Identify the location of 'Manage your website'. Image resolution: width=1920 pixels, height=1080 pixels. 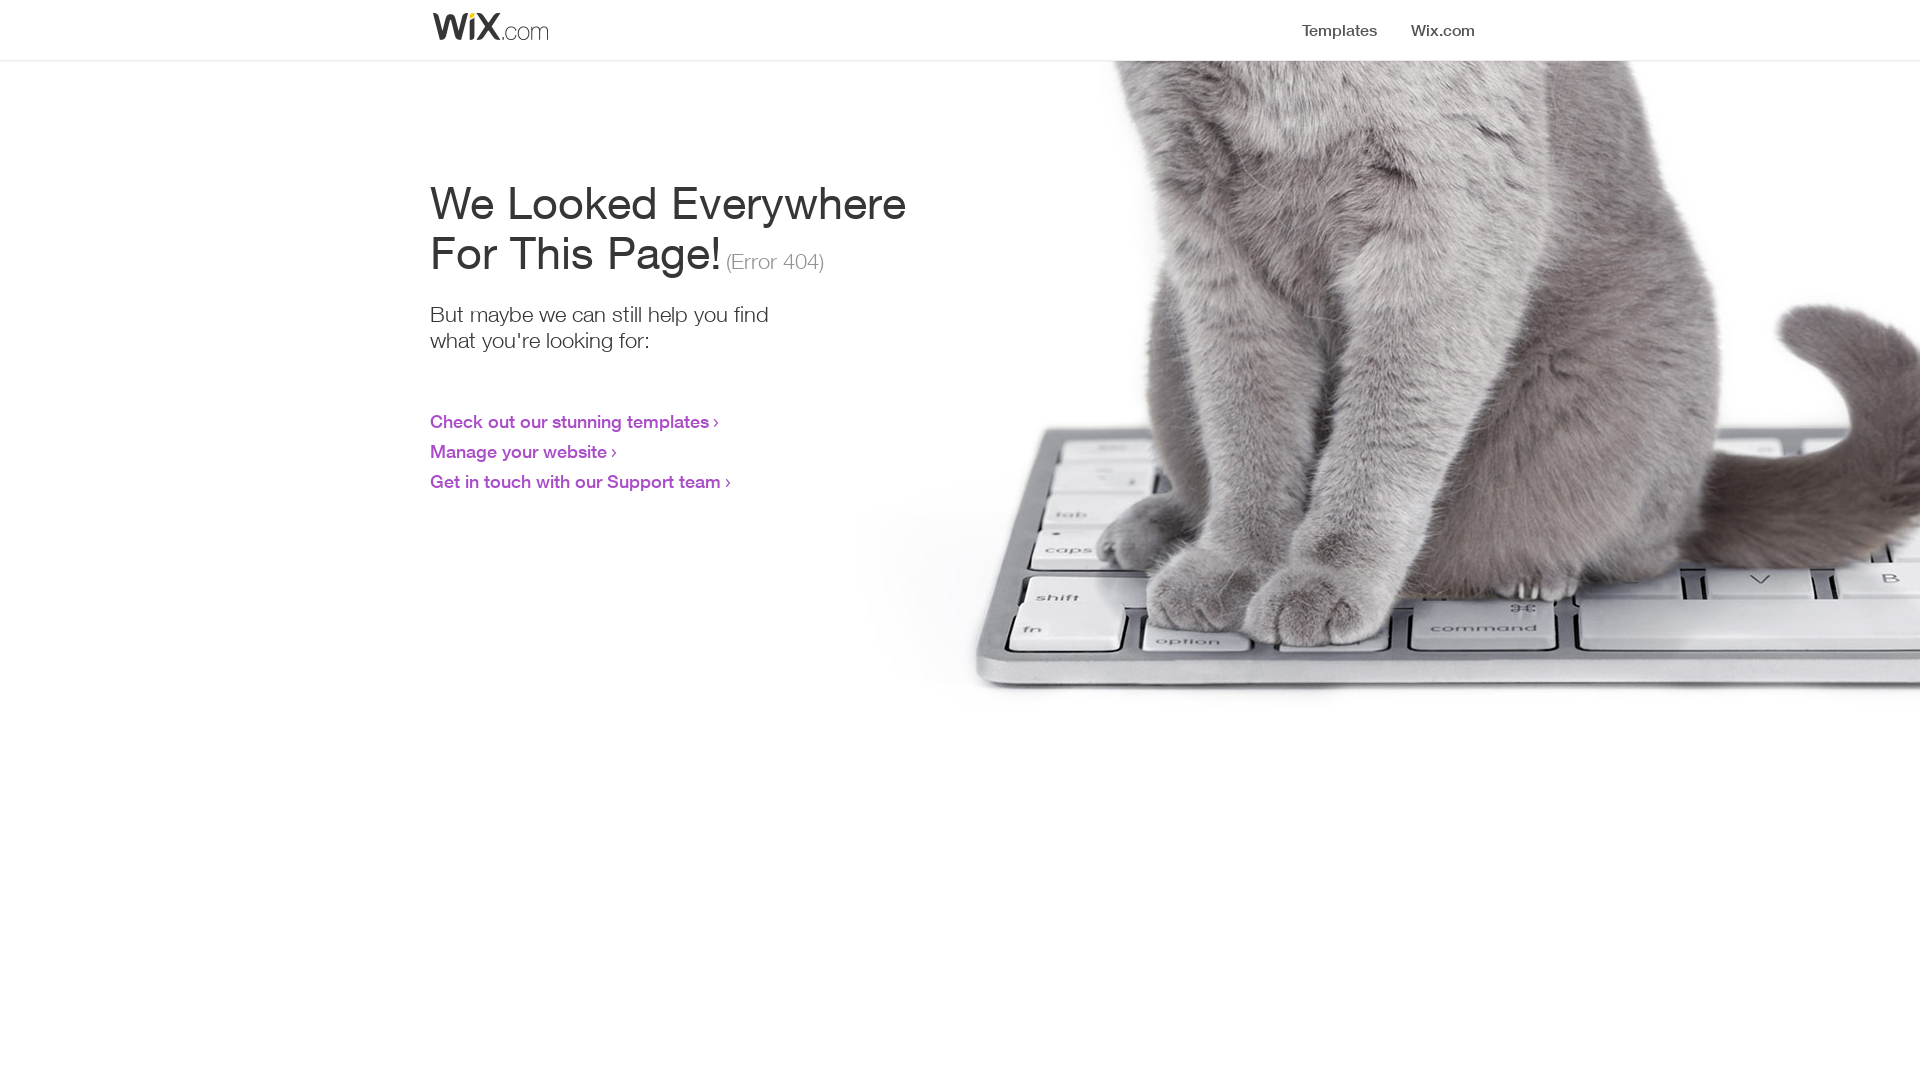
(518, 451).